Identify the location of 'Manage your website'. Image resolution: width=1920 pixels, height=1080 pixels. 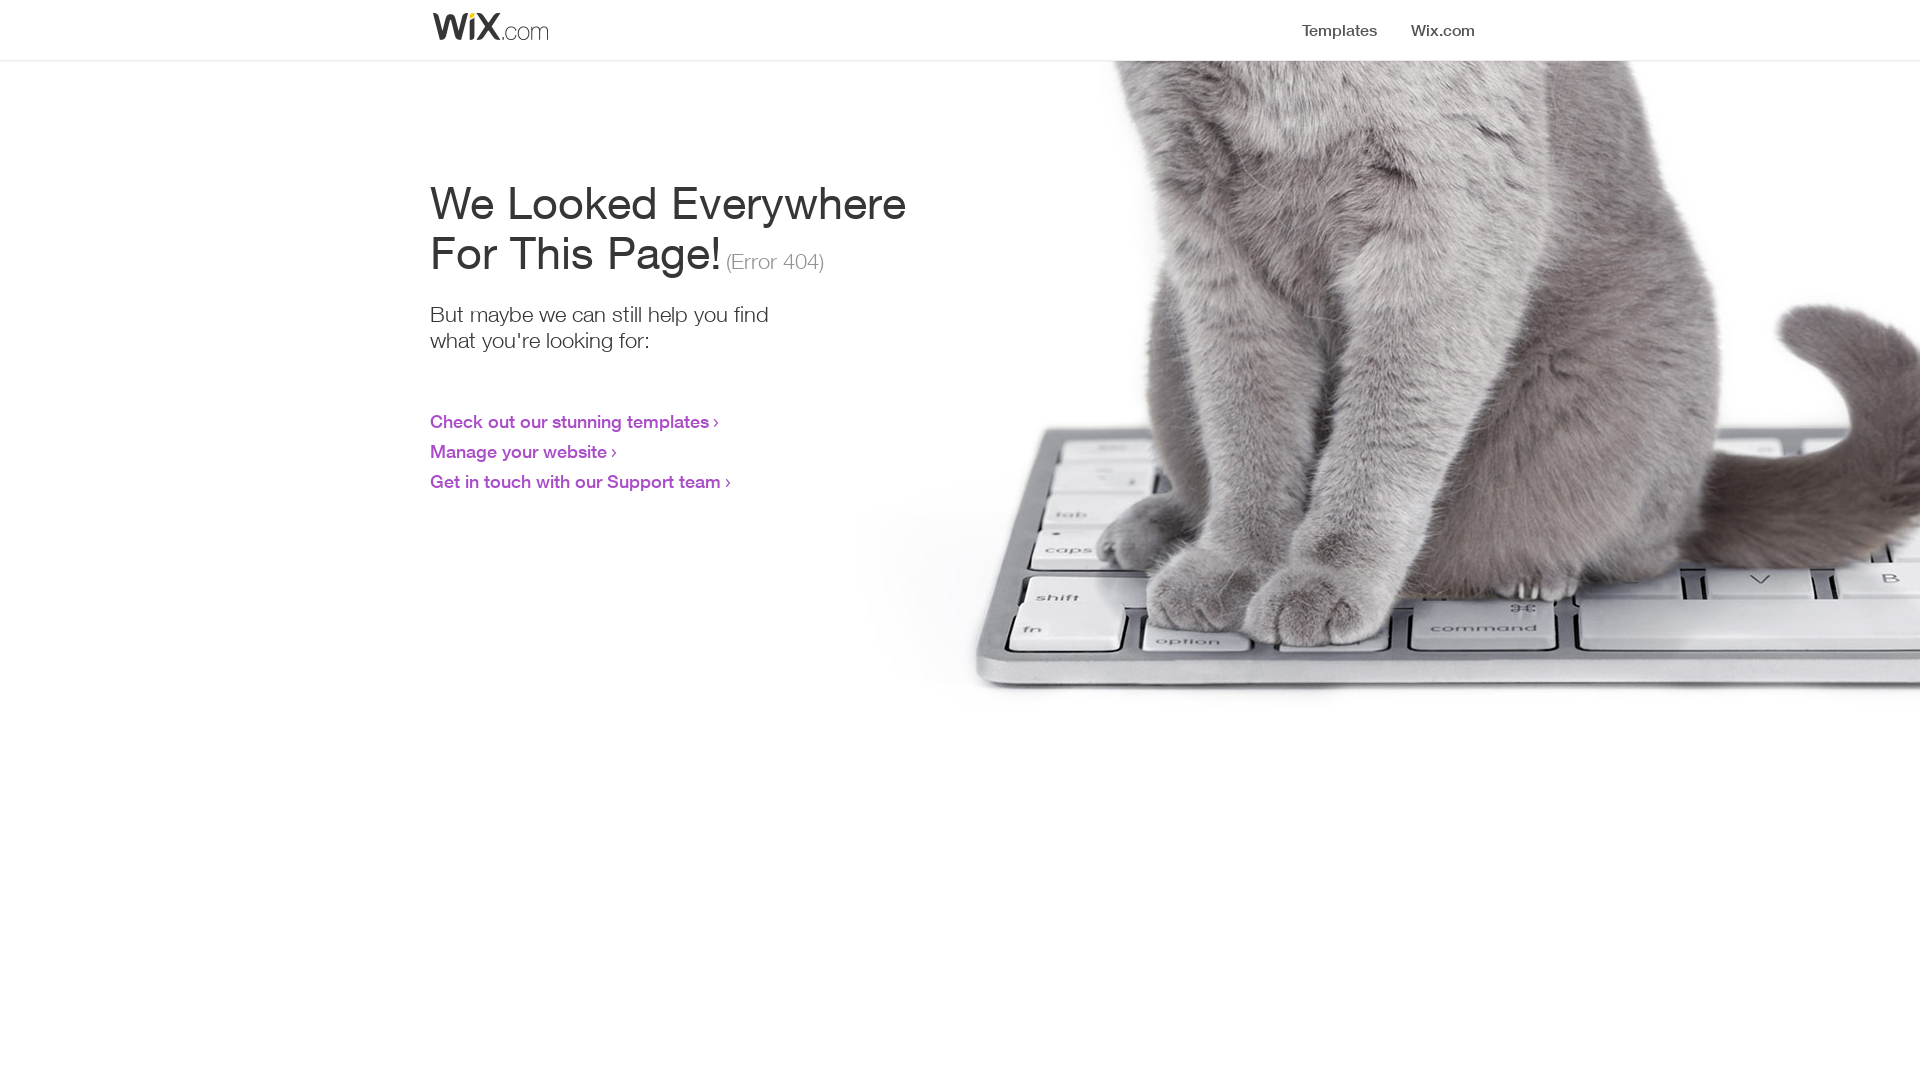
(518, 451).